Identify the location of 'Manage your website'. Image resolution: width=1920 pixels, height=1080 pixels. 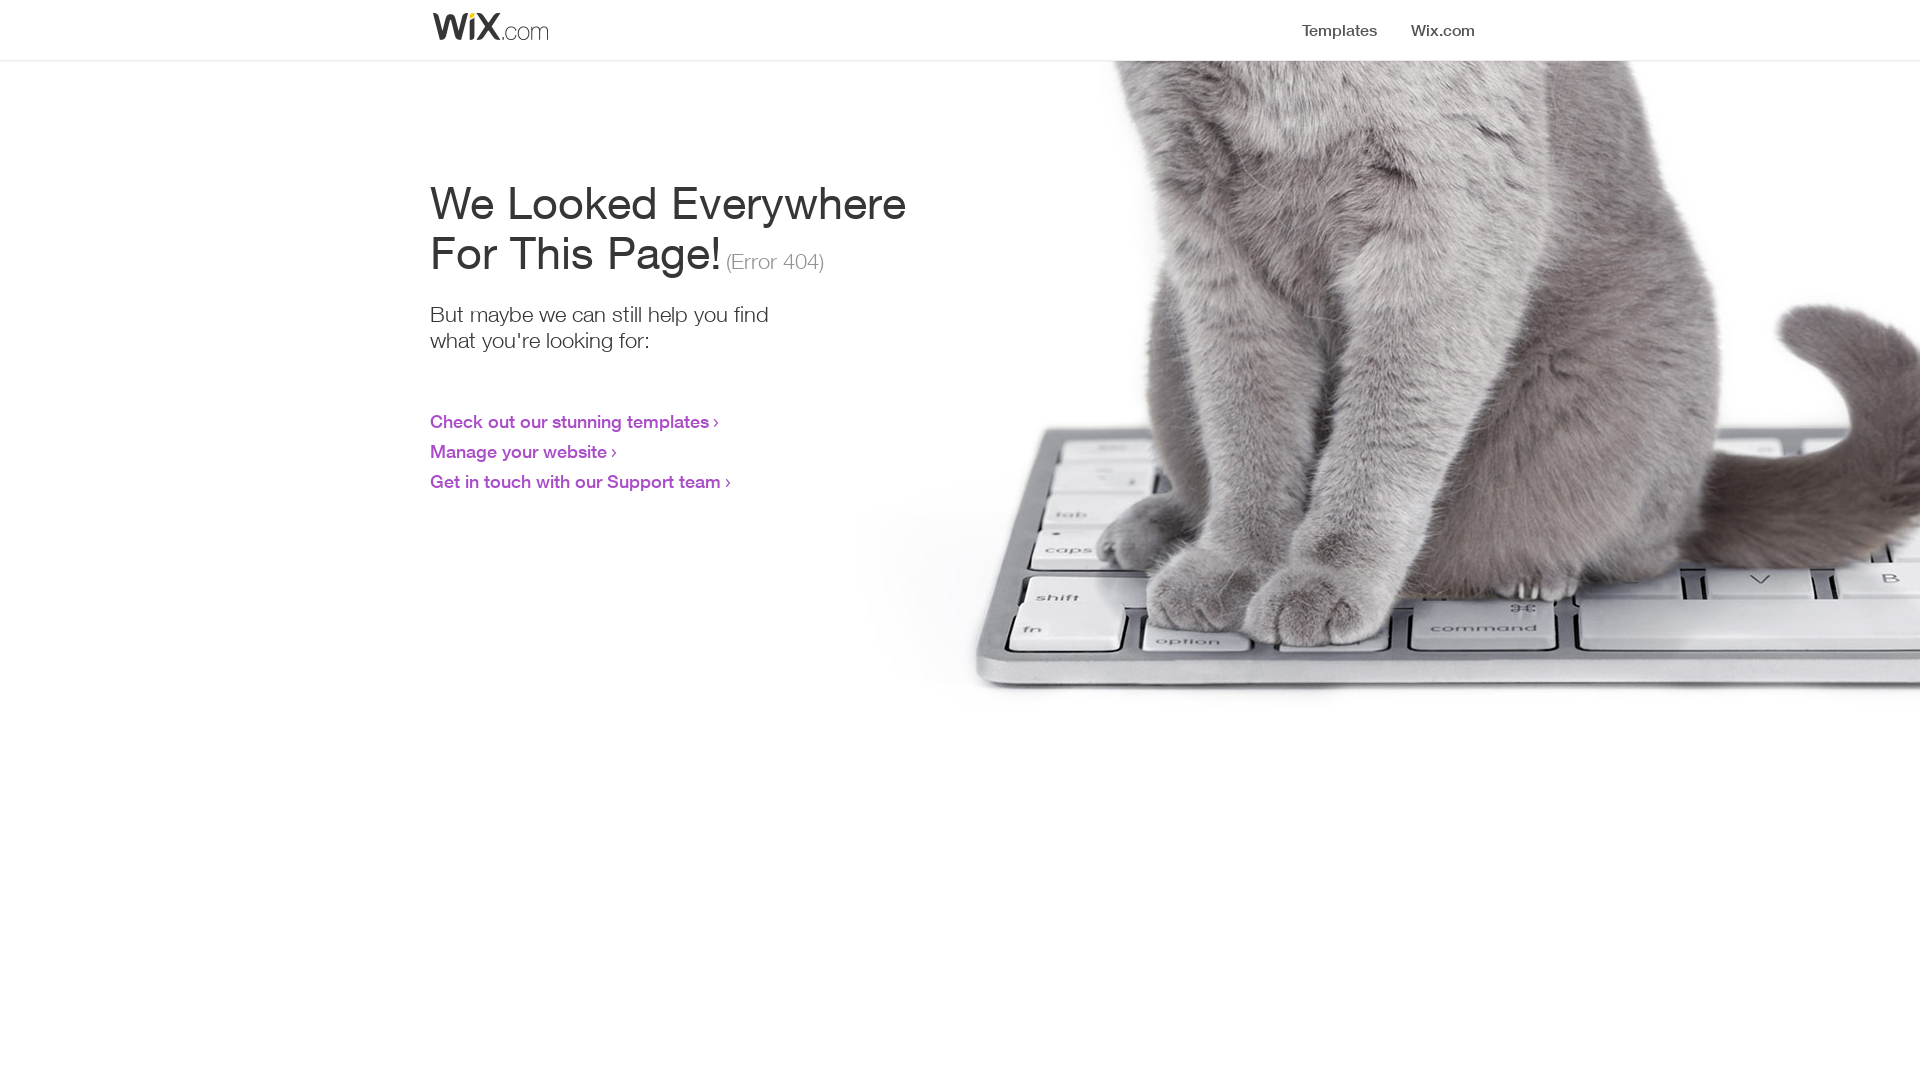
(518, 451).